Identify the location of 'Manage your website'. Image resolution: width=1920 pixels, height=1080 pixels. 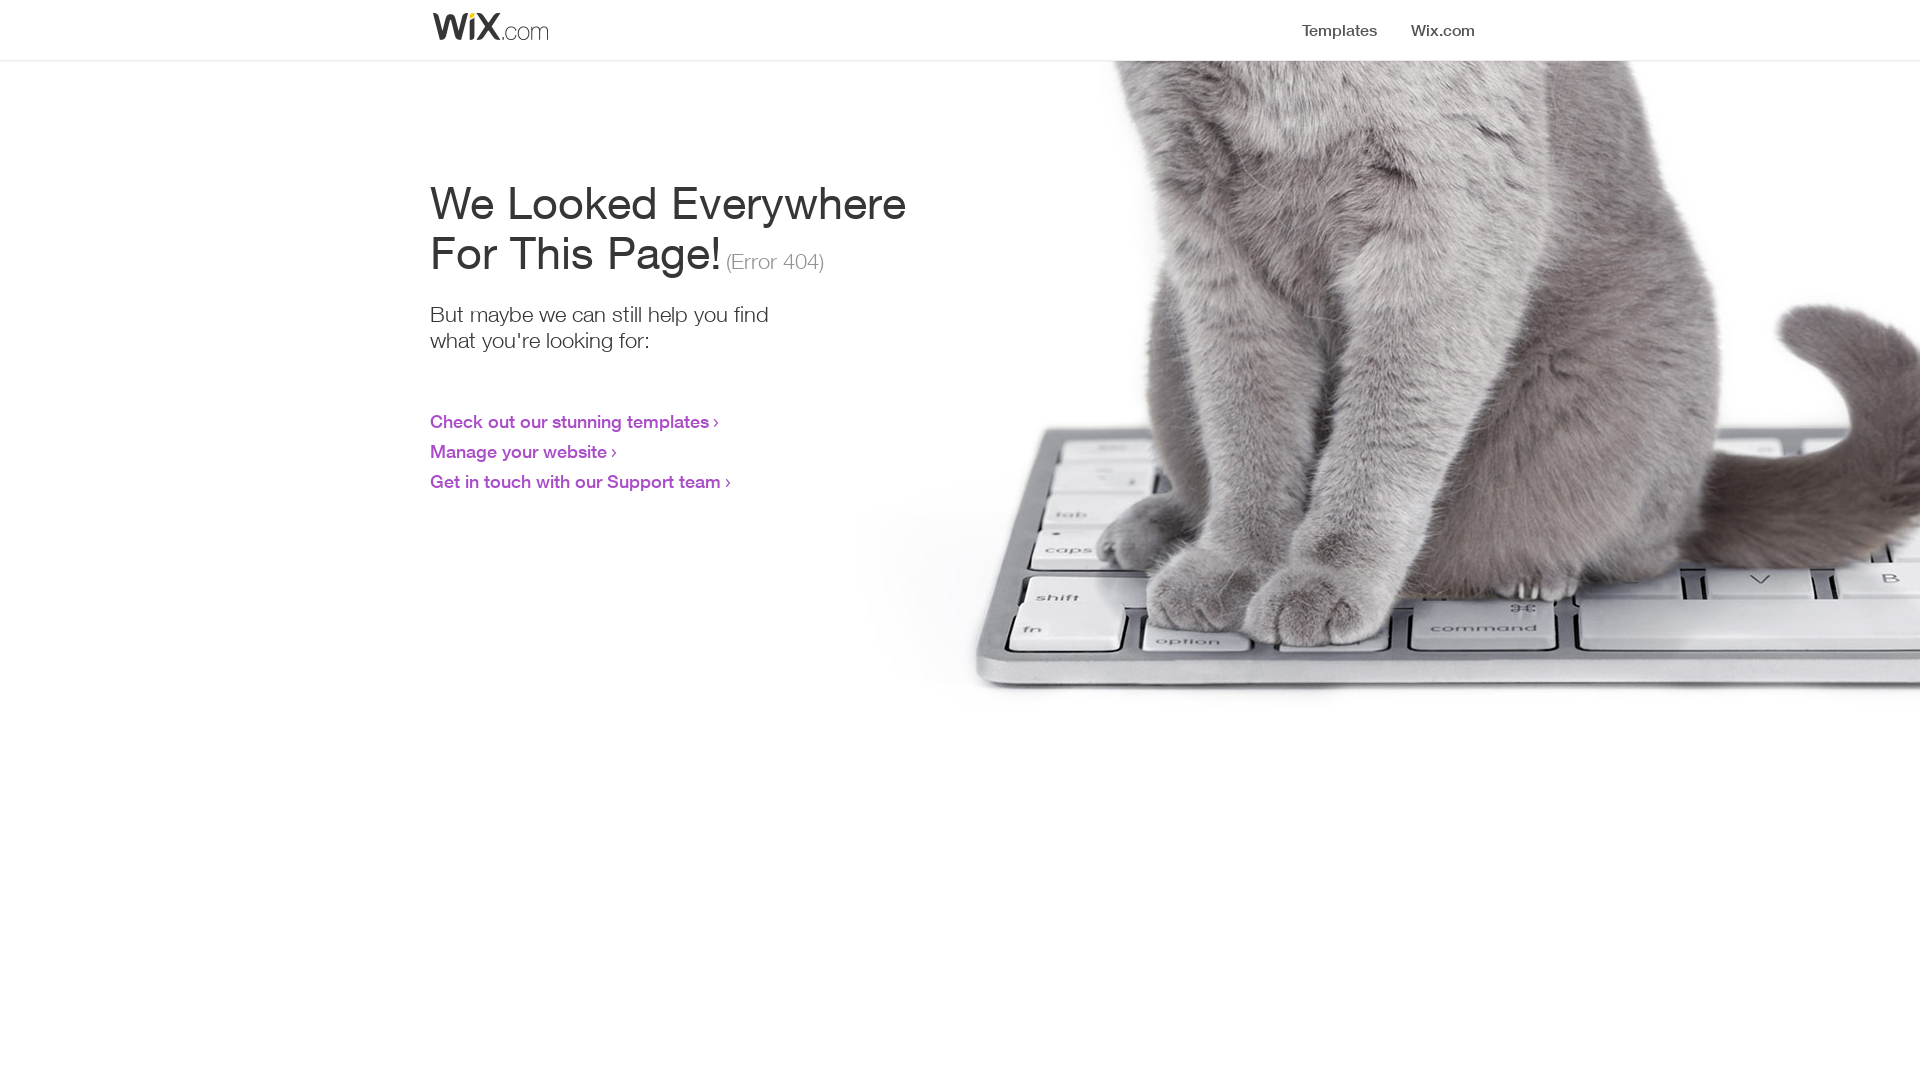
(518, 451).